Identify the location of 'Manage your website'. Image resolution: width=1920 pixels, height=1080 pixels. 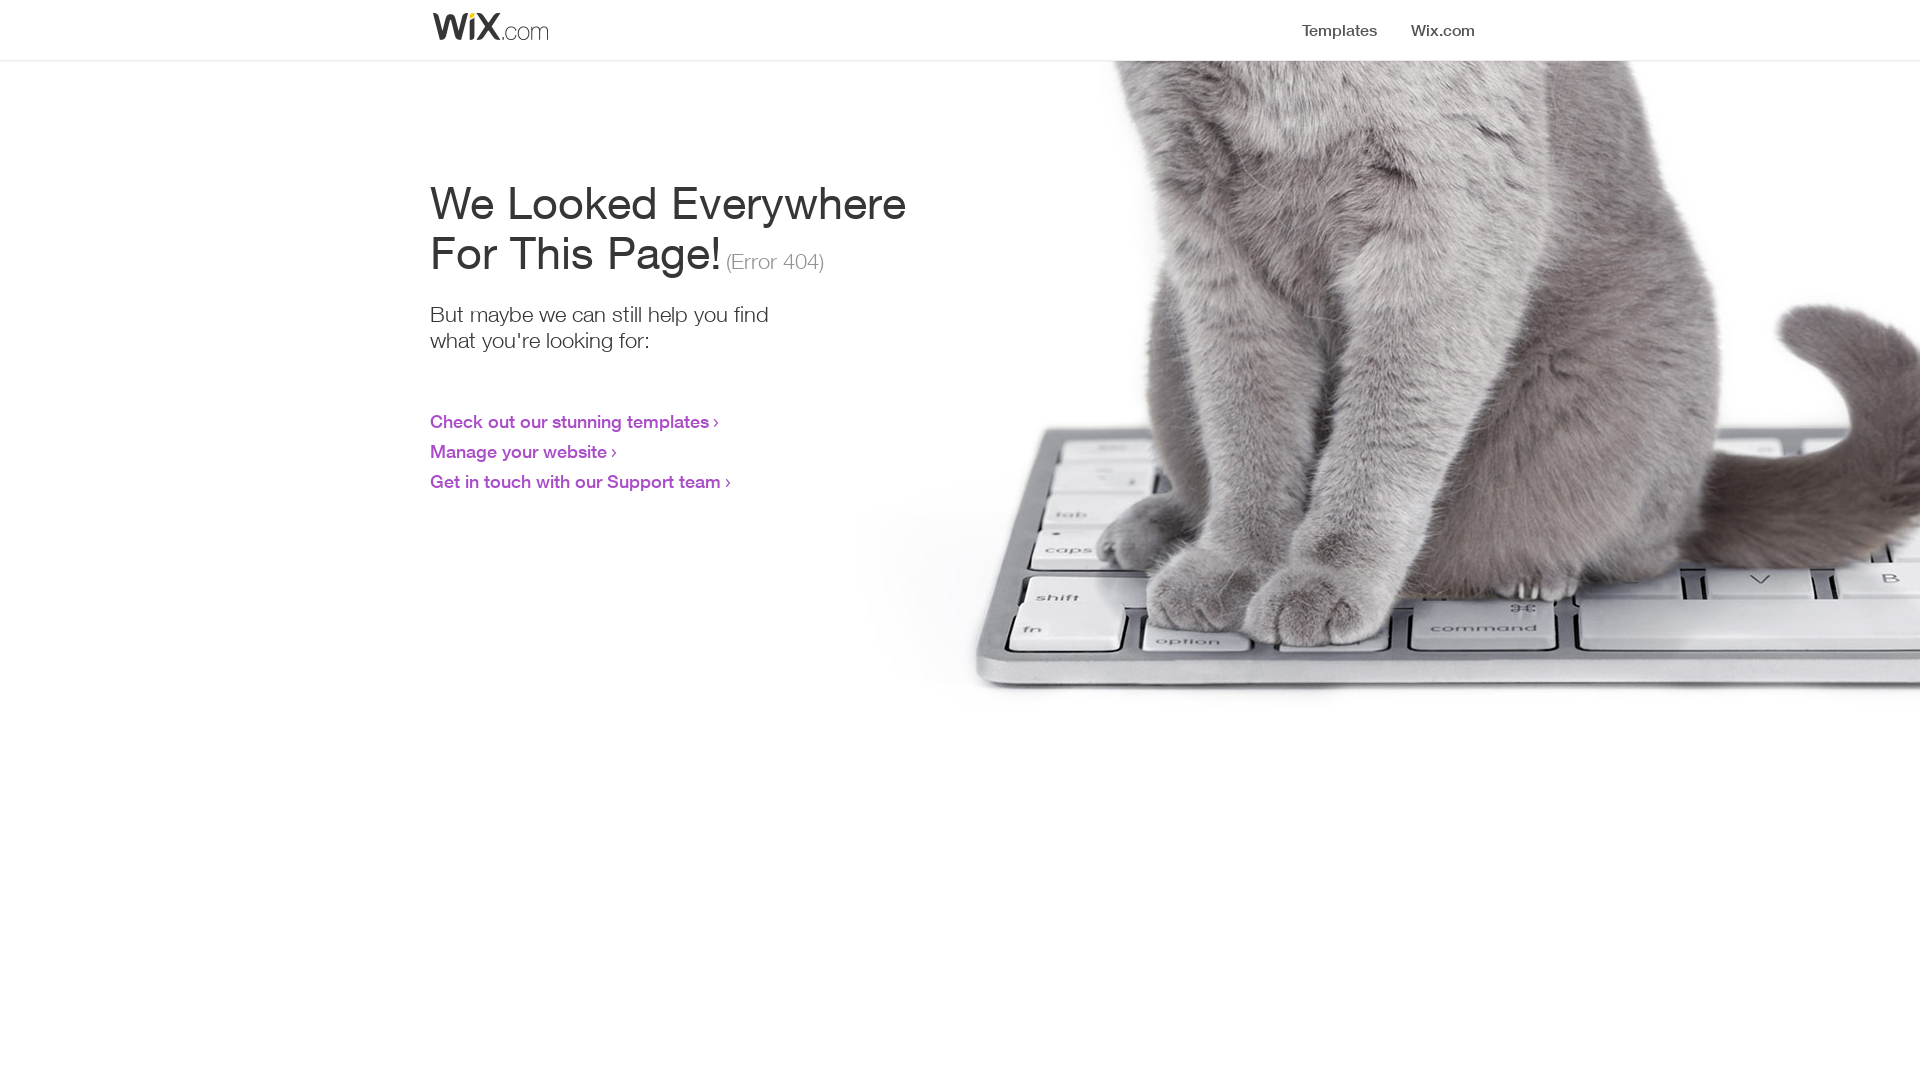
(518, 451).